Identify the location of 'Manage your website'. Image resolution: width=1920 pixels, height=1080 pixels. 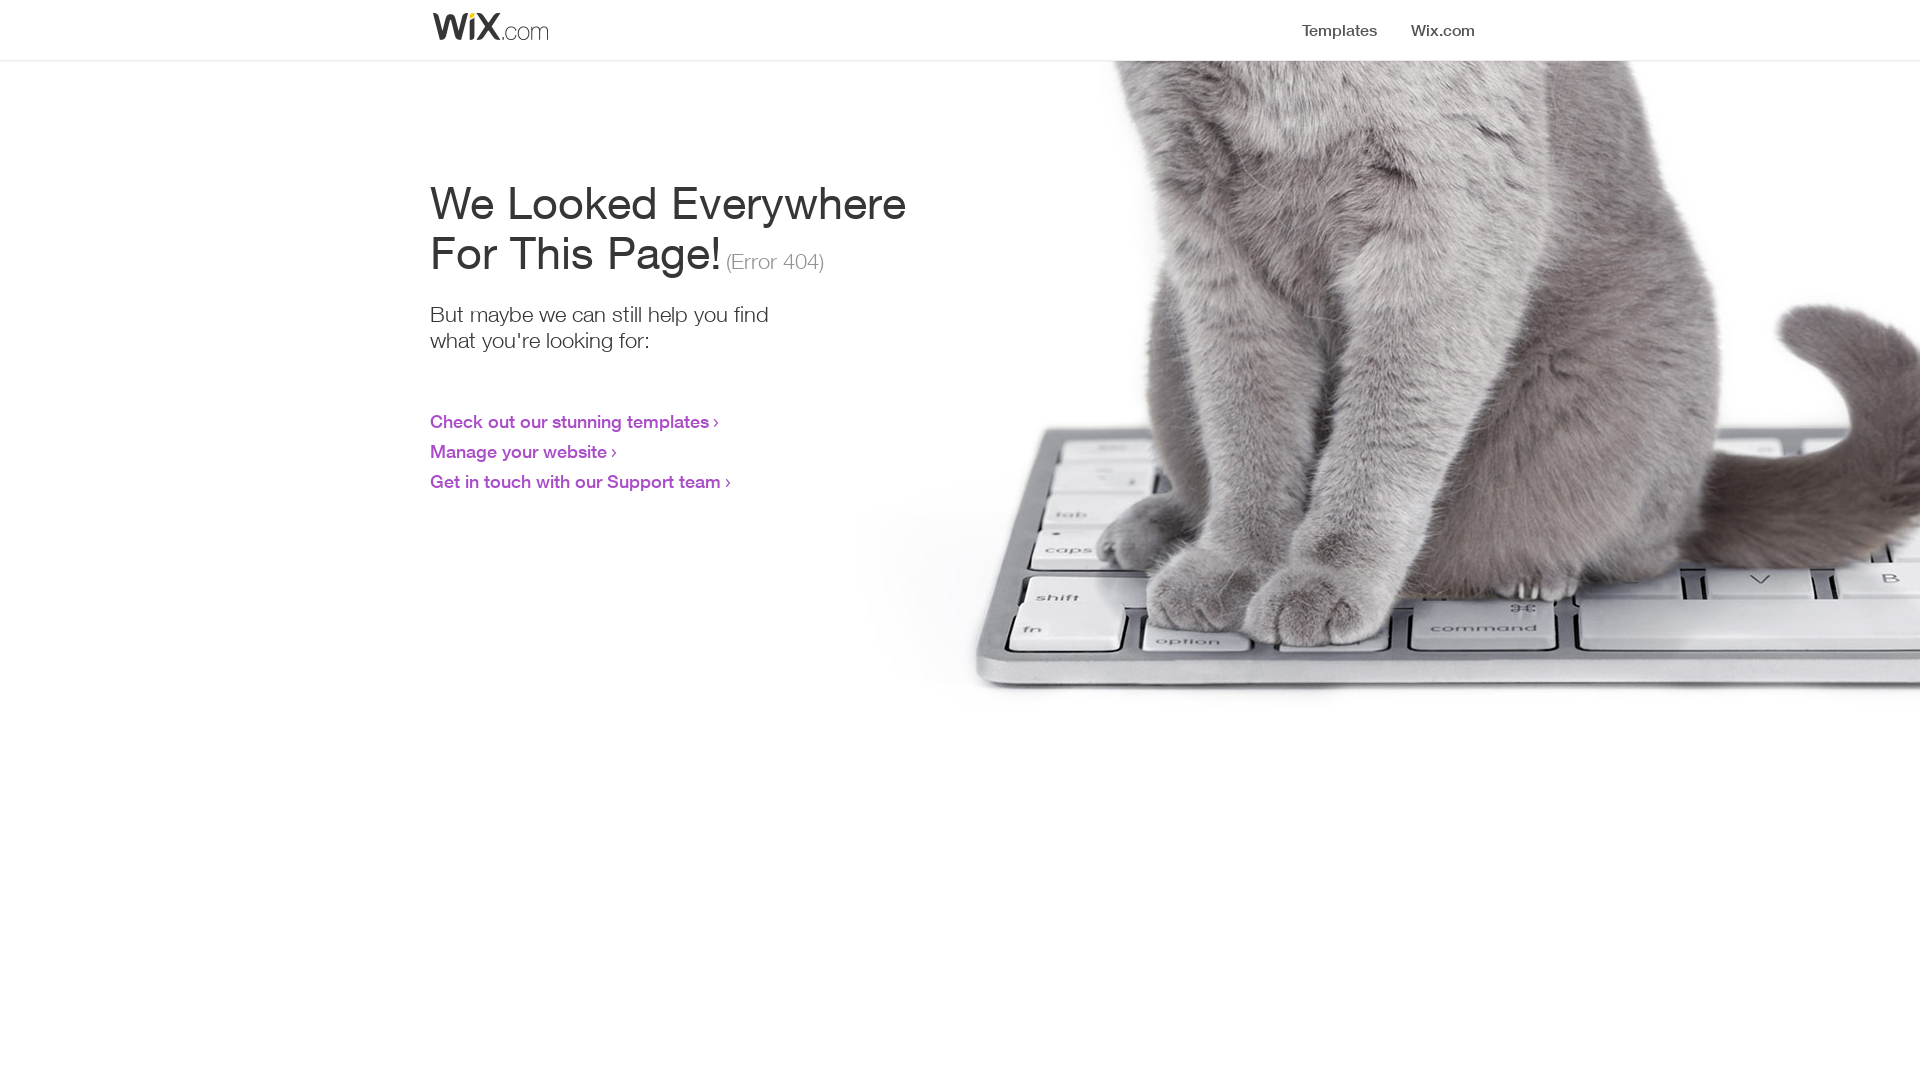
(518, 451).